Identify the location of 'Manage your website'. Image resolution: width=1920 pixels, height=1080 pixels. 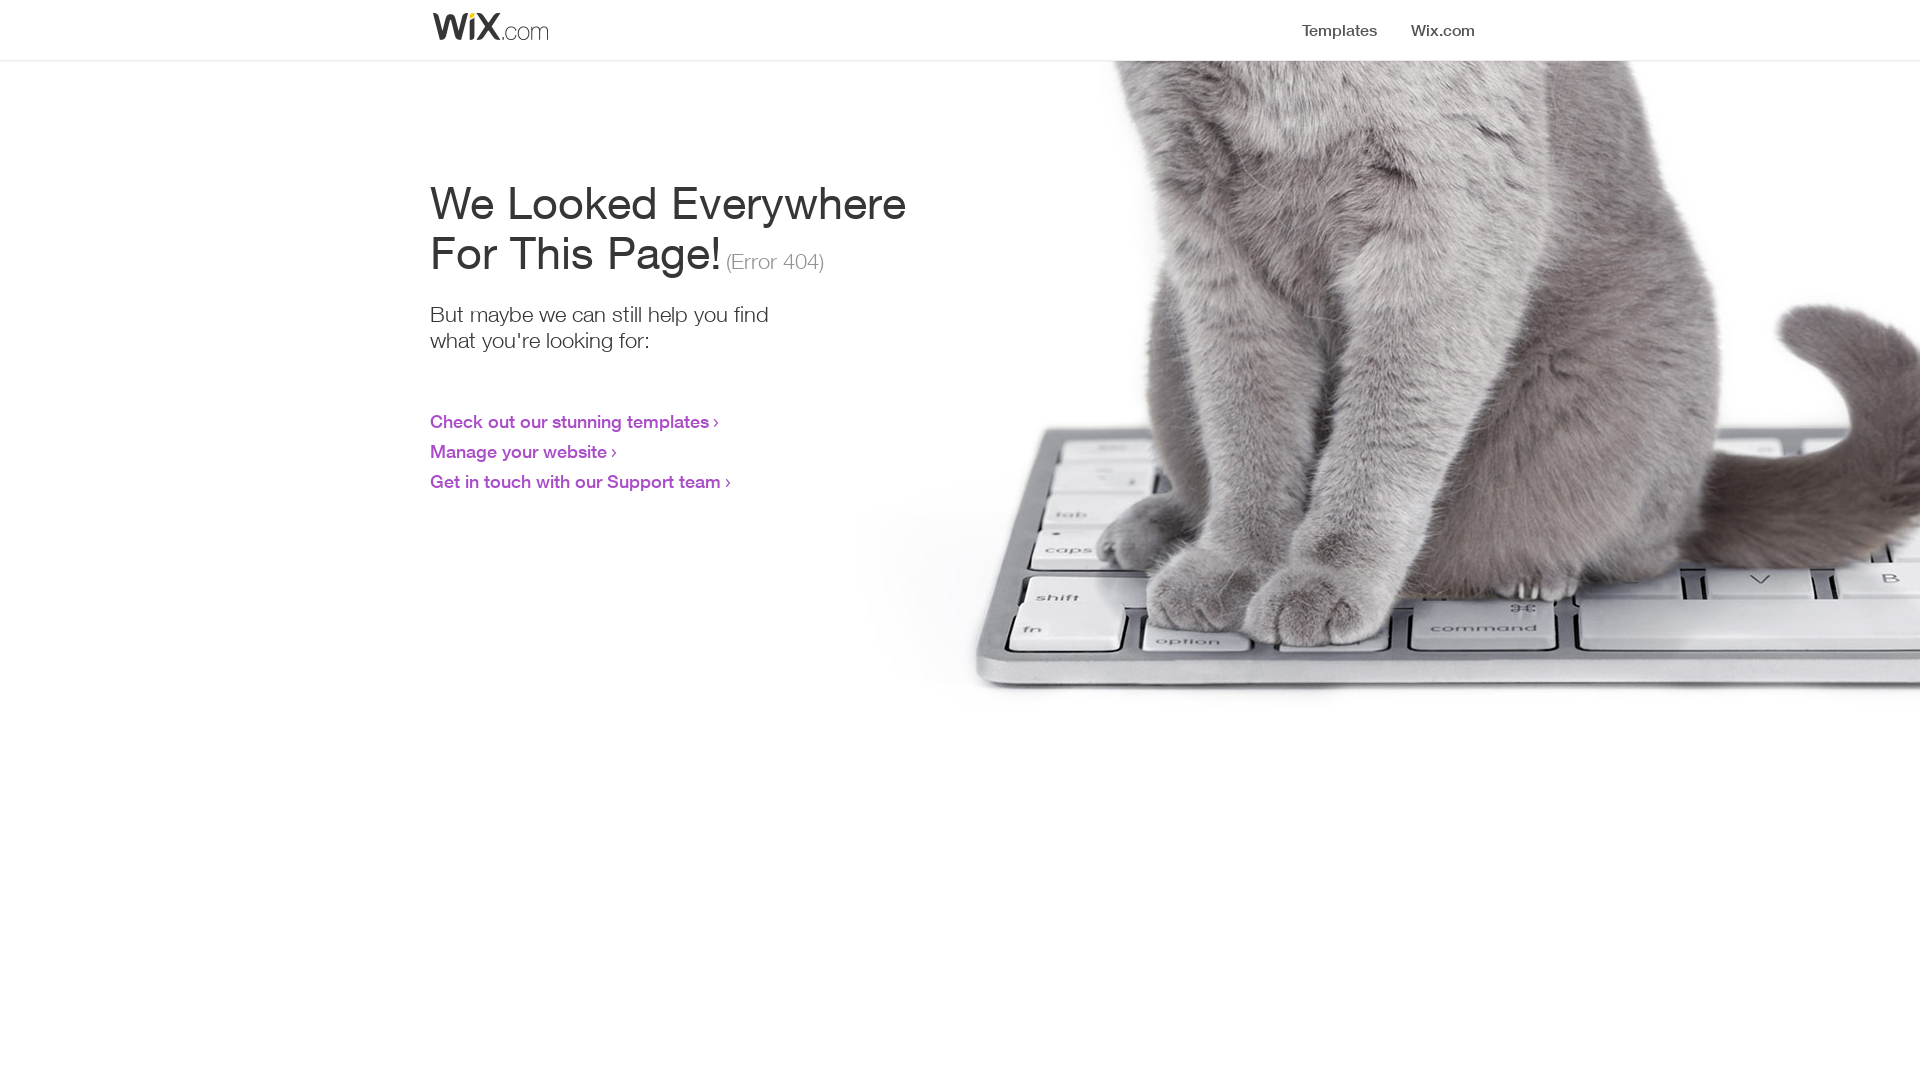
(518, 451).